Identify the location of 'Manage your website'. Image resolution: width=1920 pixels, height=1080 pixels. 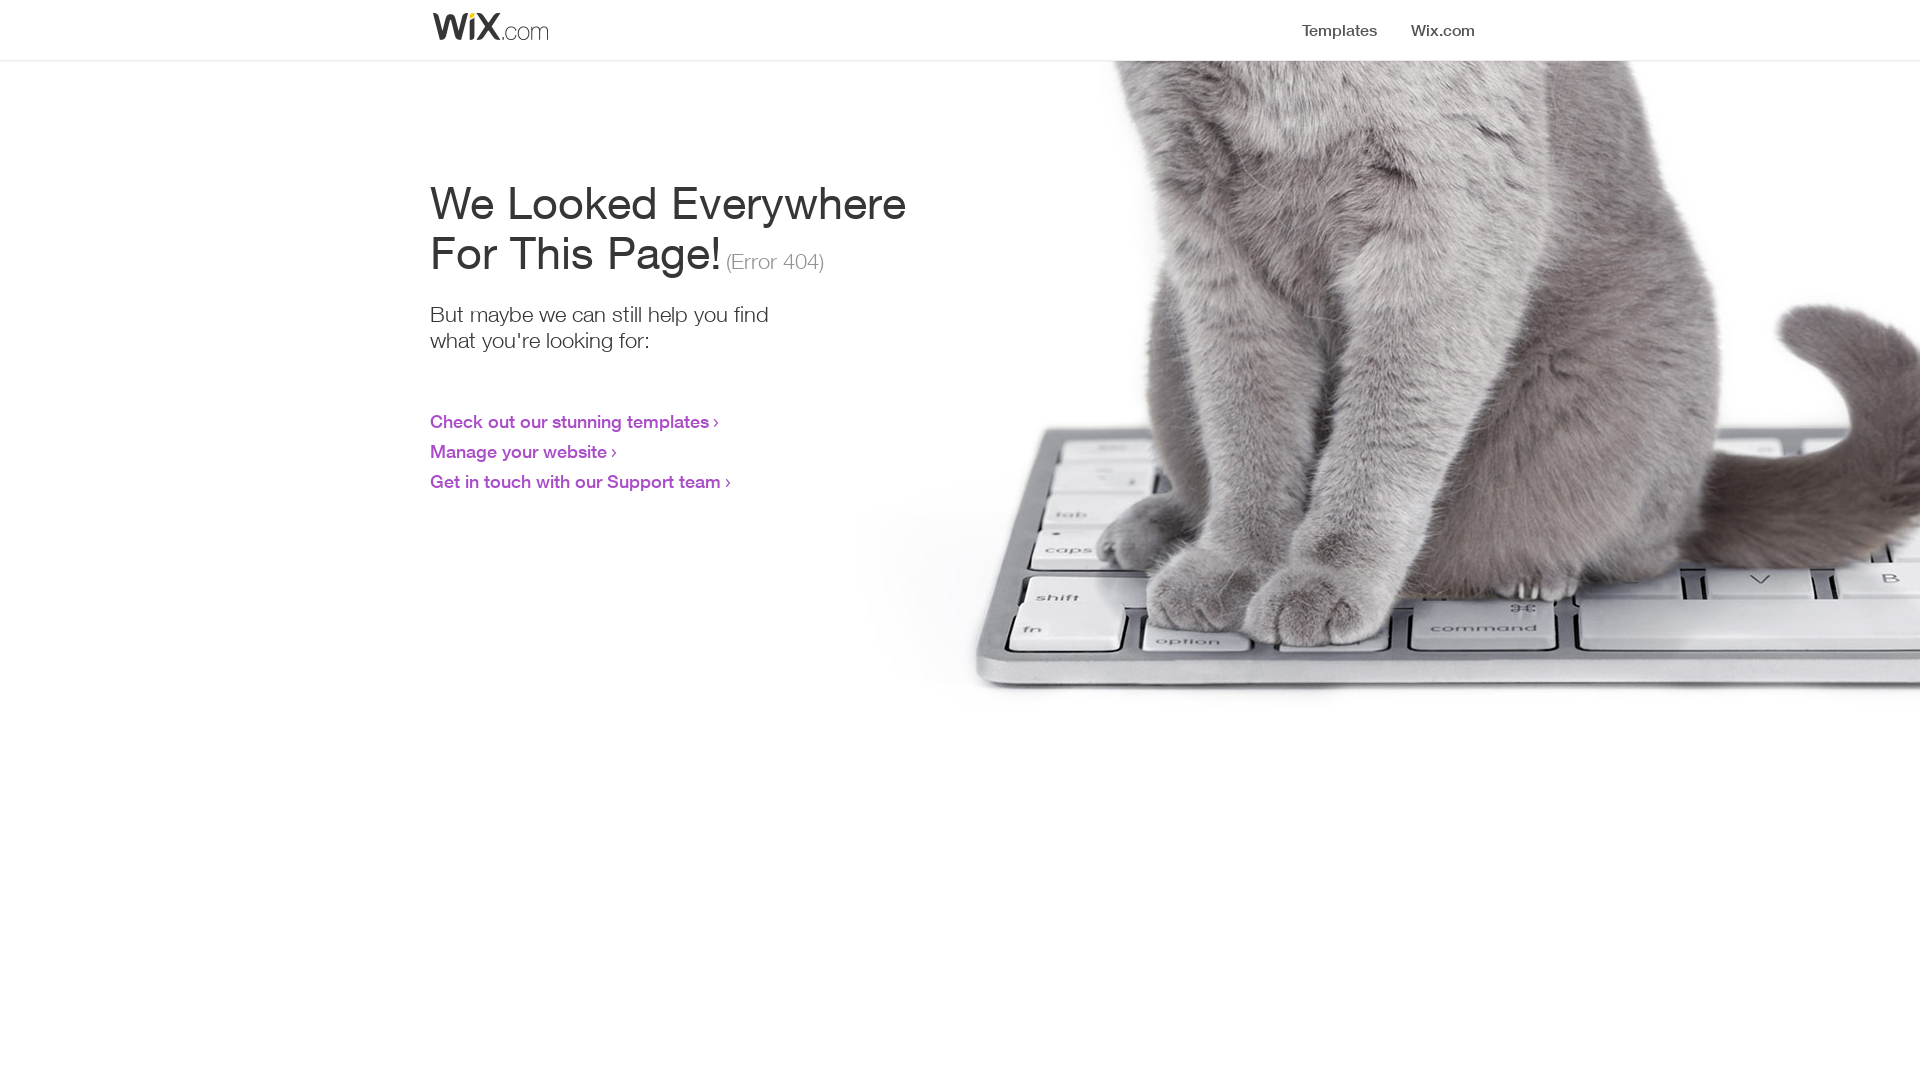
(518, 451).